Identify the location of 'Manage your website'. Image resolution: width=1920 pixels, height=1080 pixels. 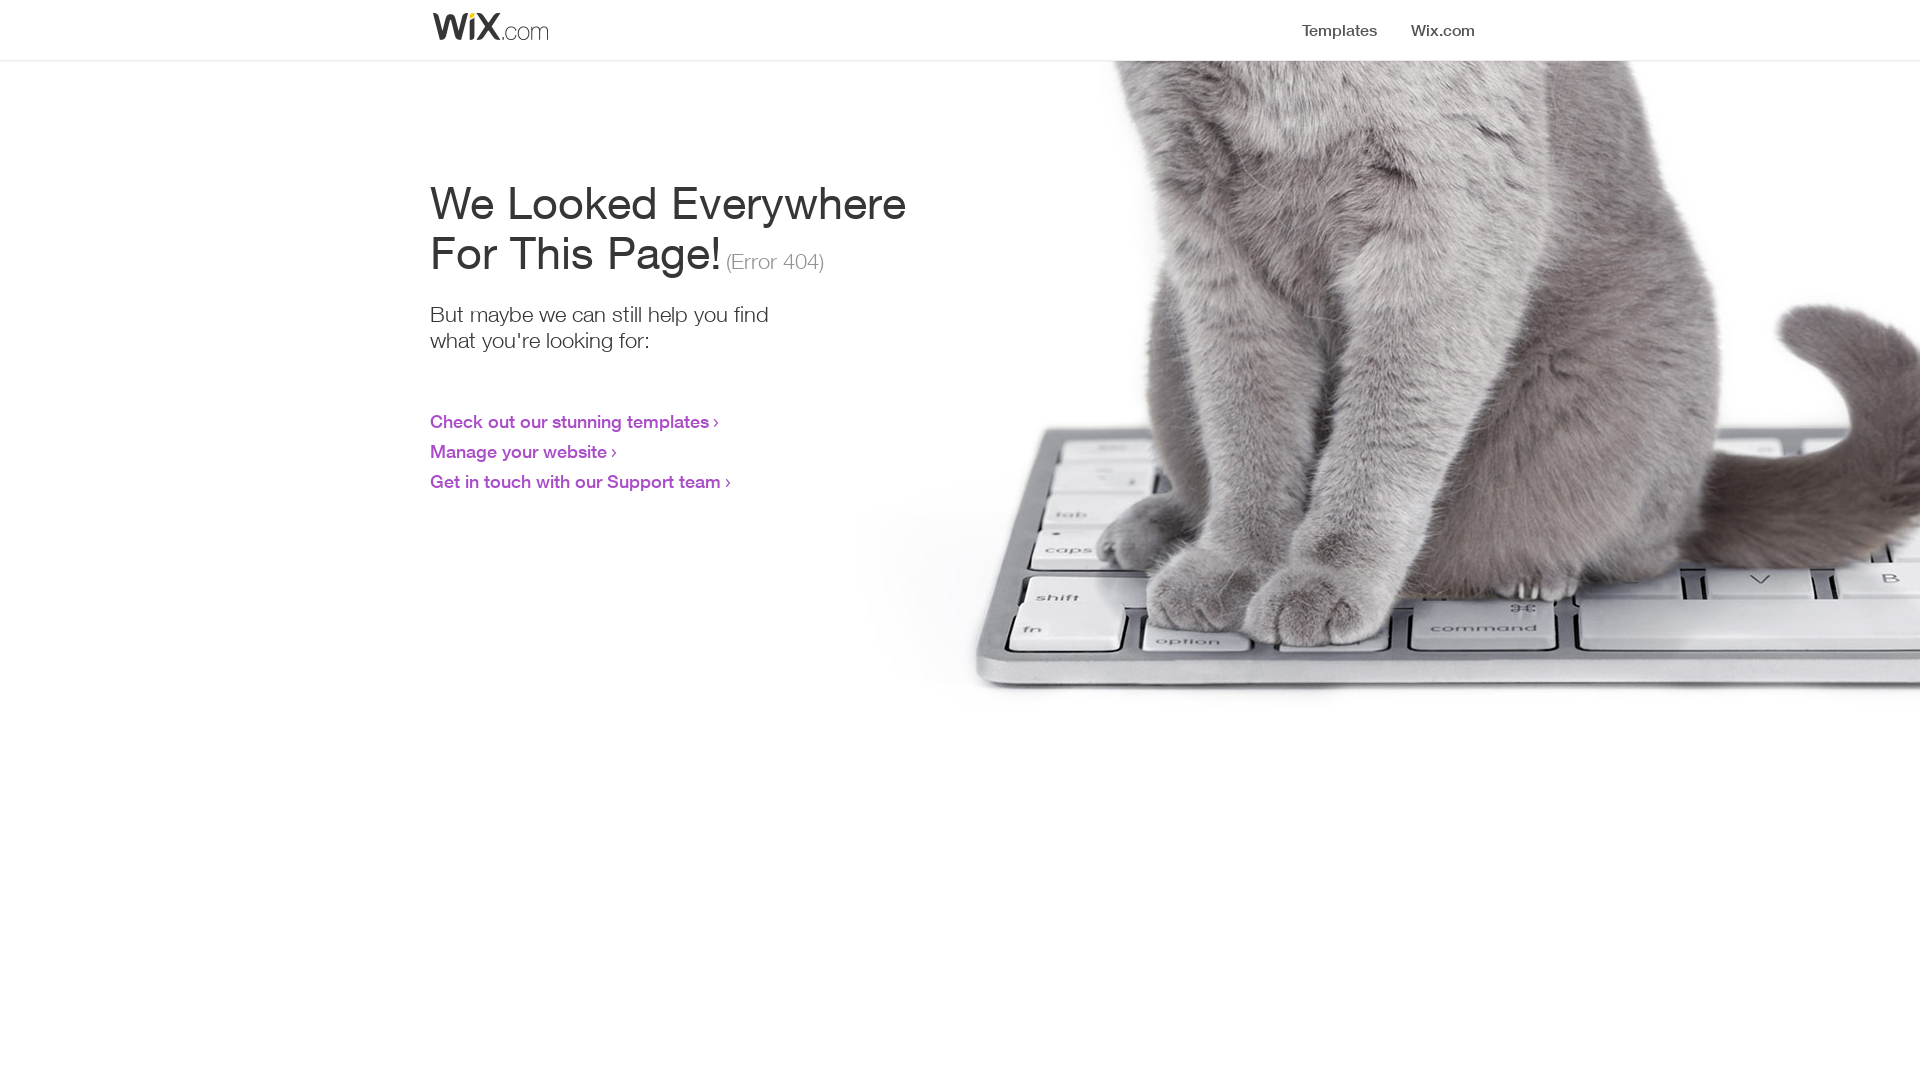
(518, 451).